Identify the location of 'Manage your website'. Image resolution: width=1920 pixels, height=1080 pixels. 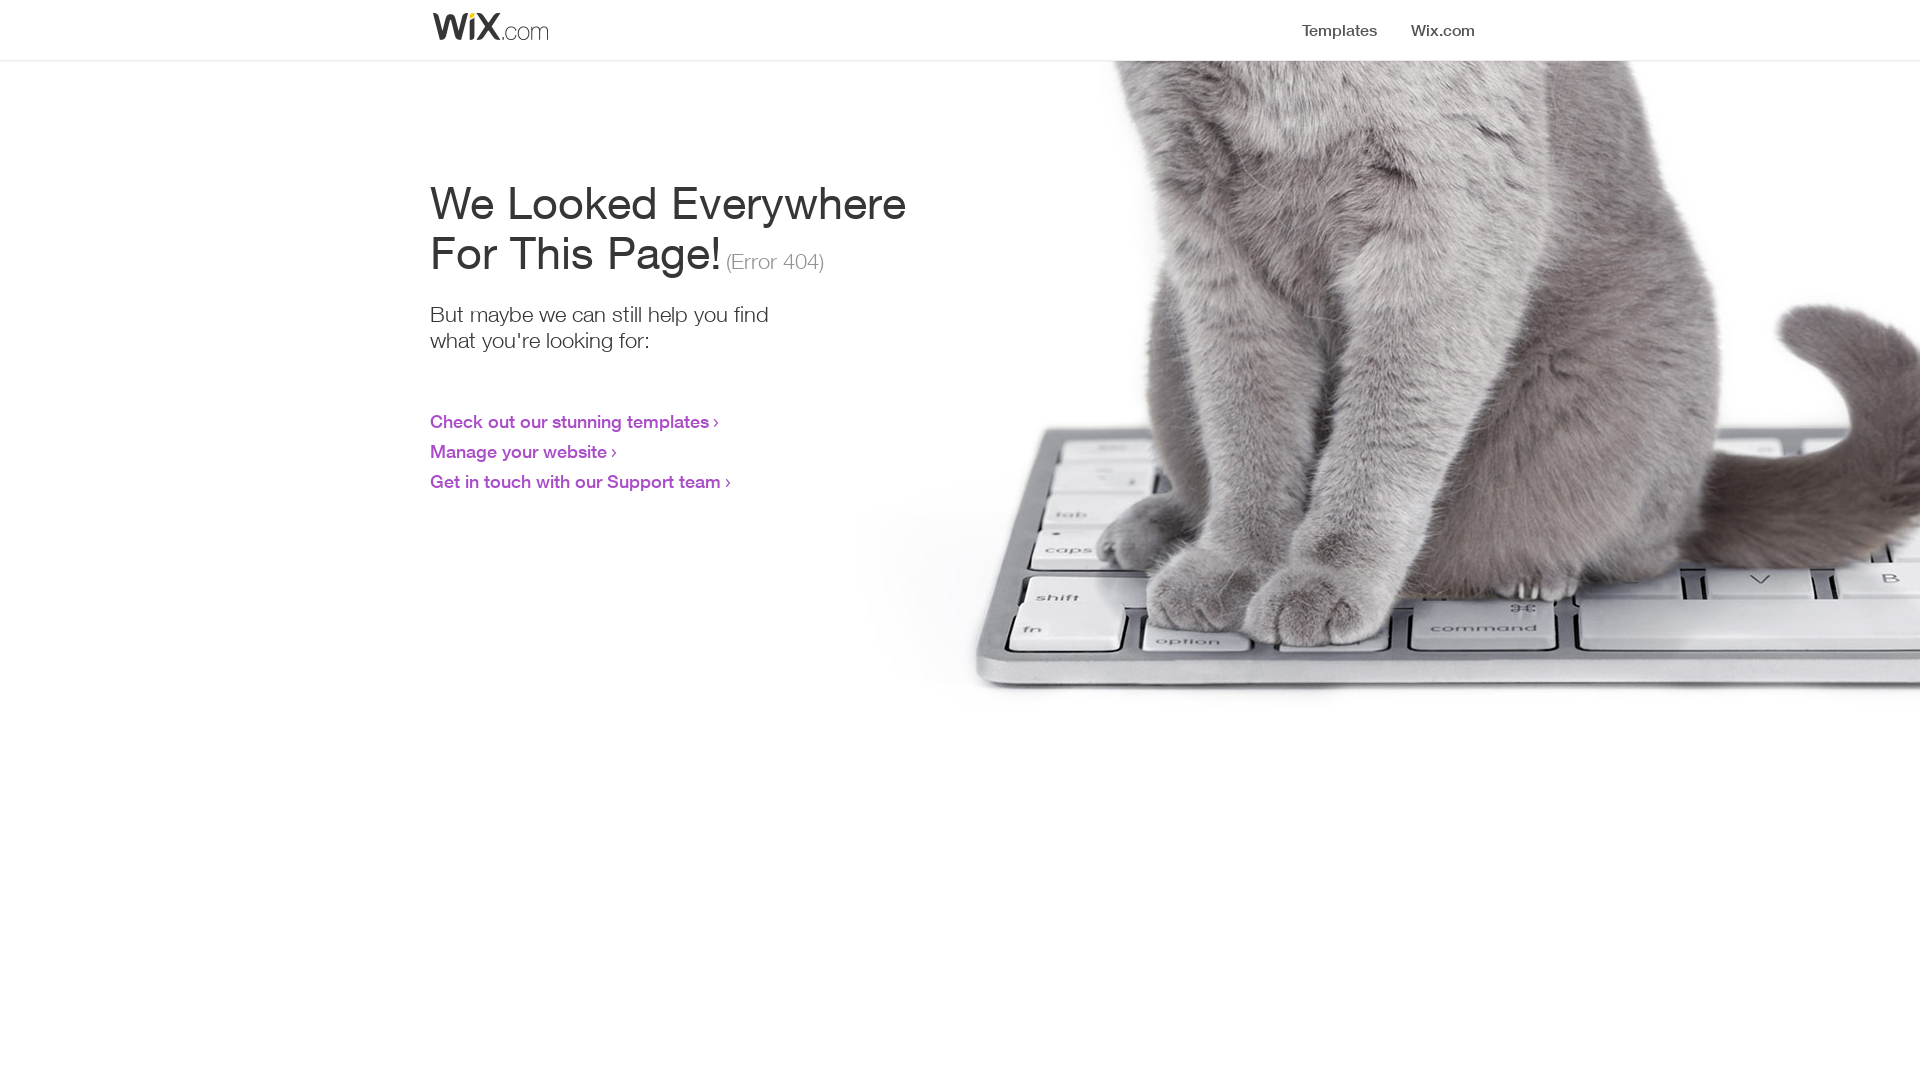
(518, 451).